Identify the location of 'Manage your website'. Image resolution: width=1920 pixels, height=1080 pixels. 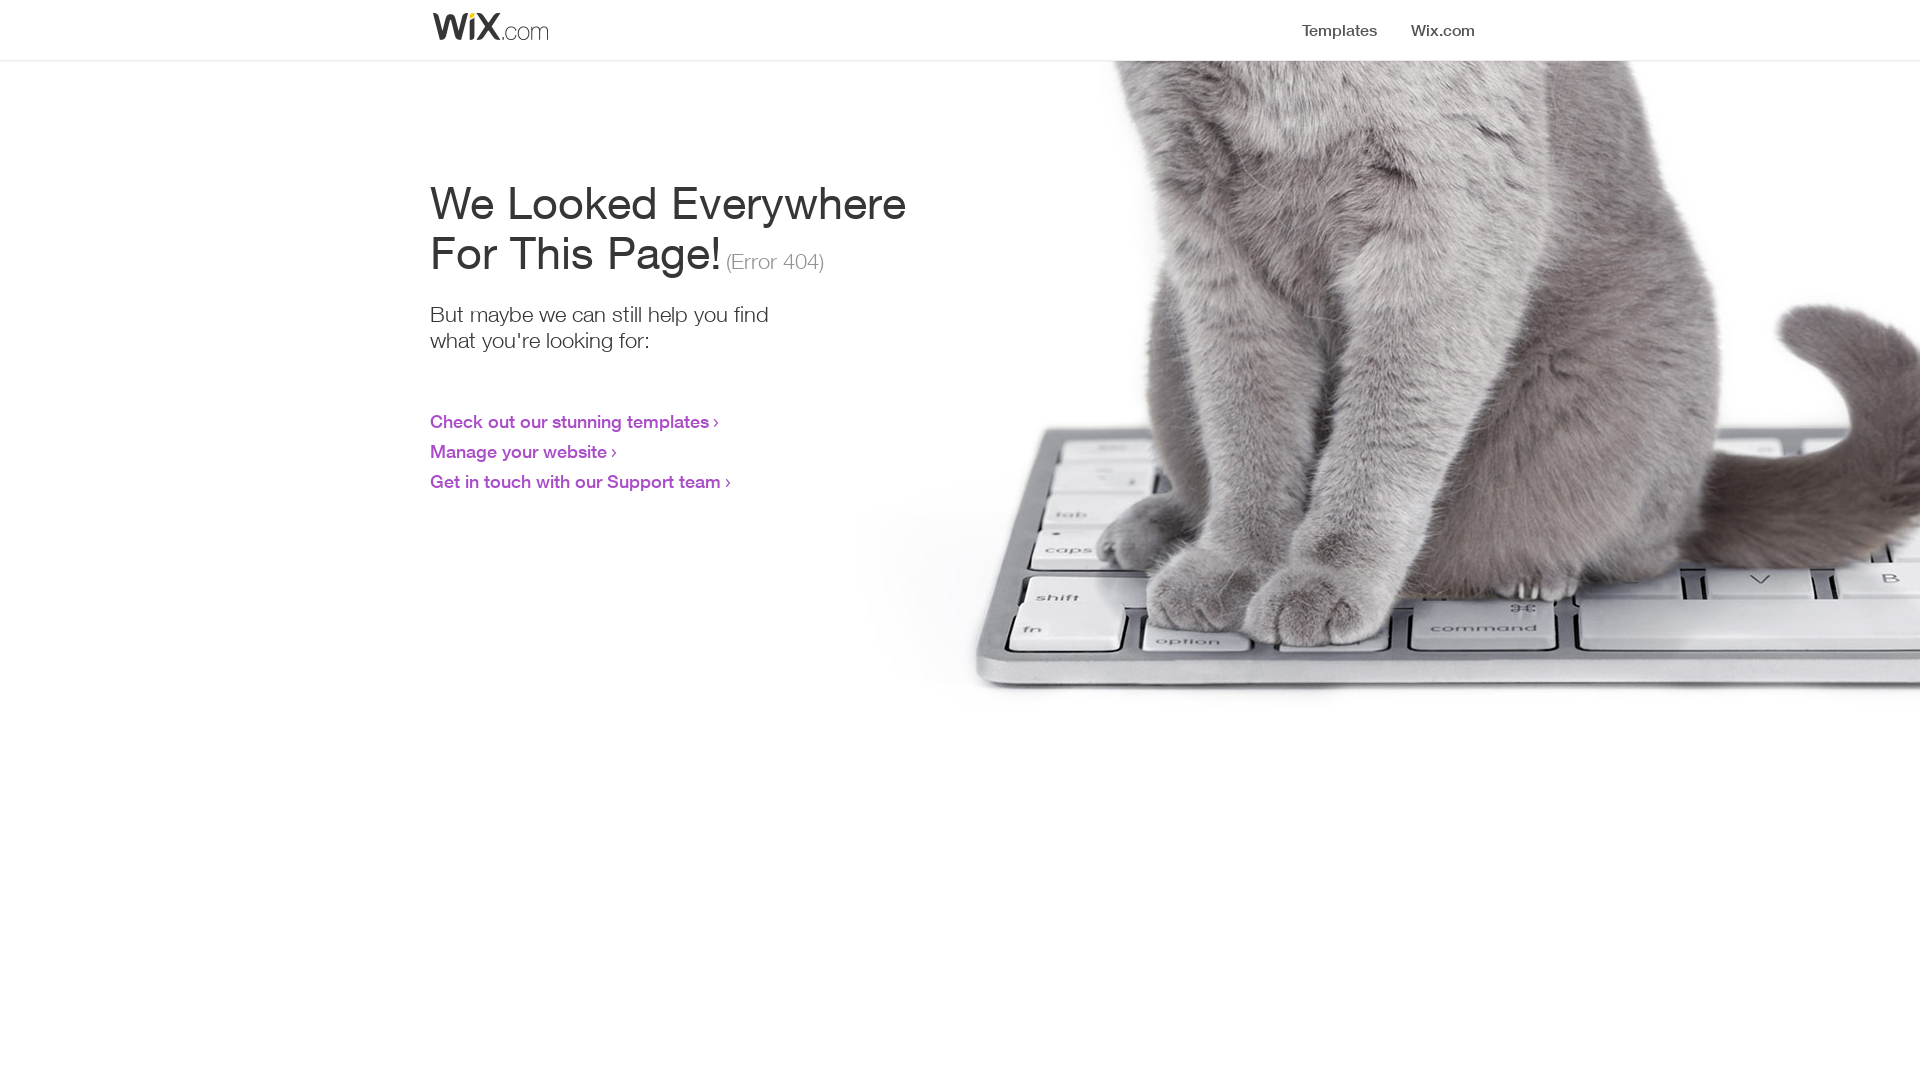
(518, 451).